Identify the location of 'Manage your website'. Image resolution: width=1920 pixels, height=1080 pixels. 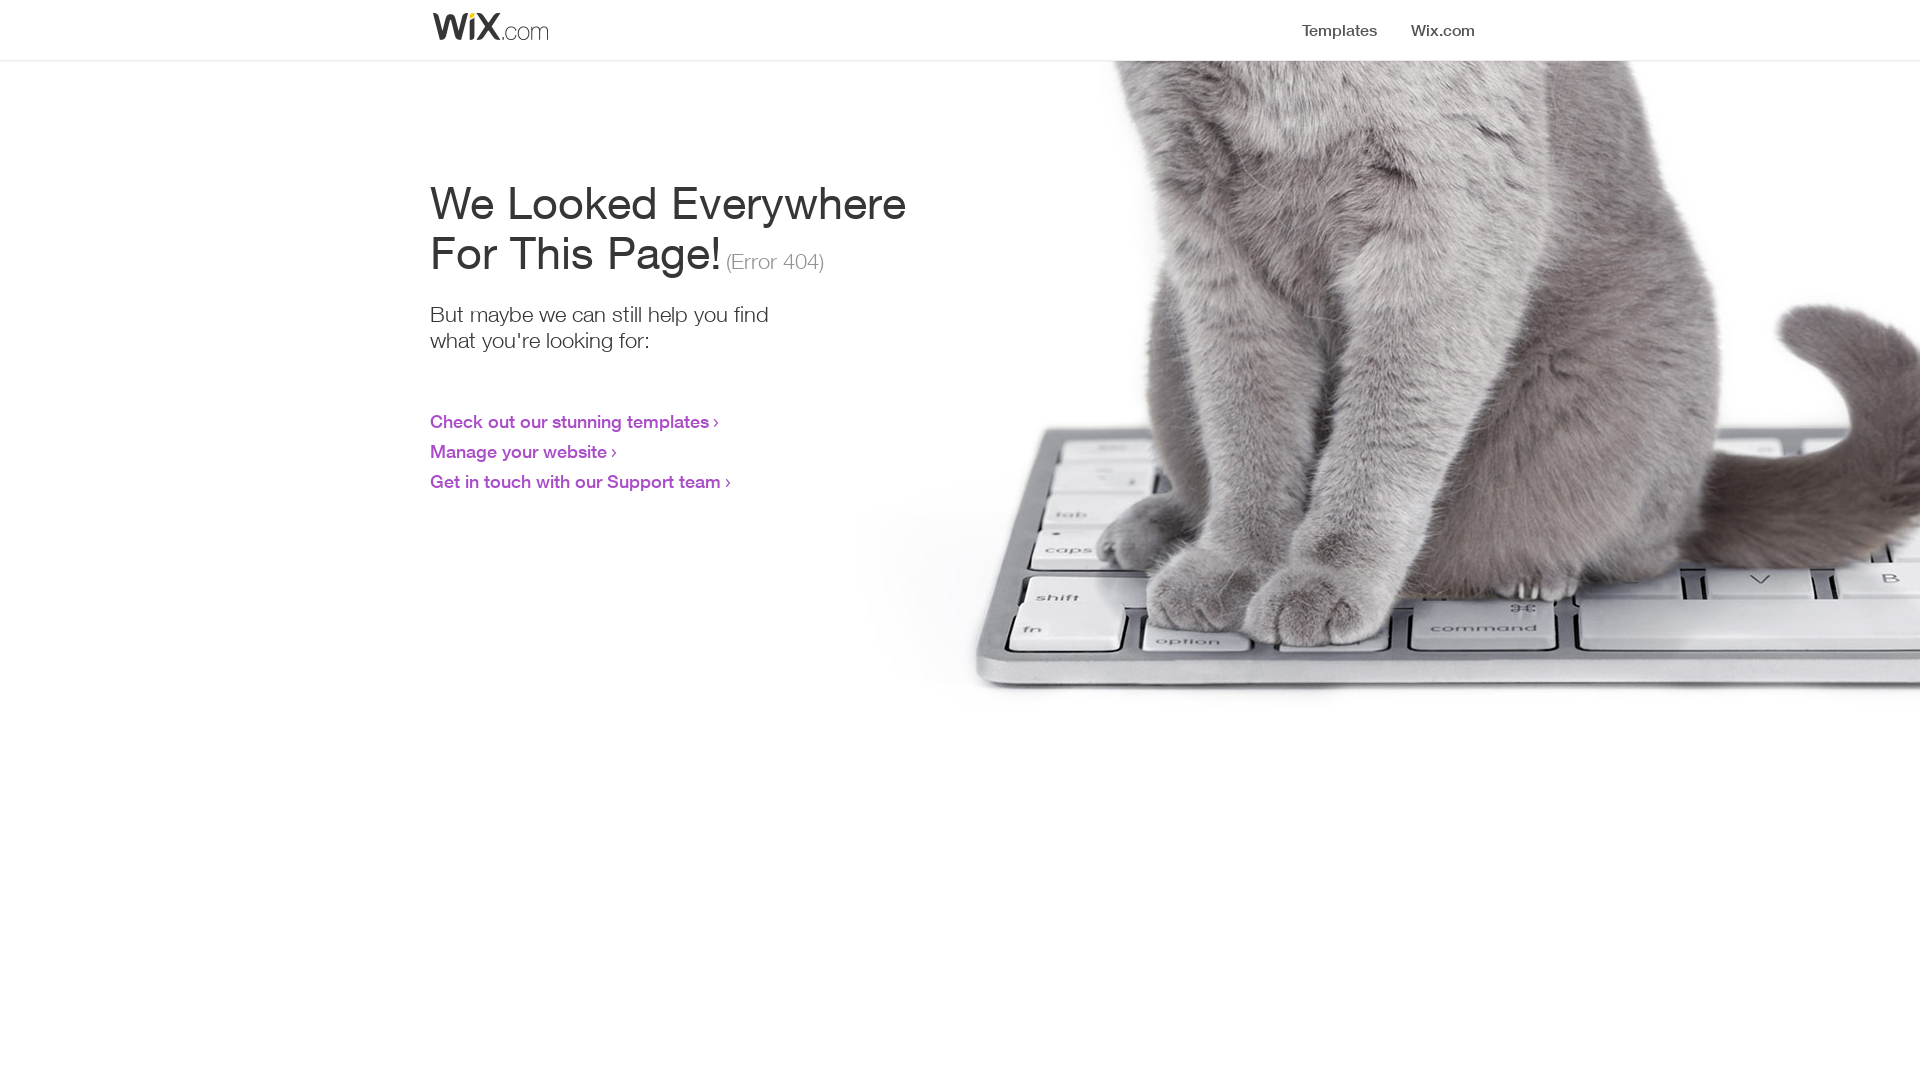
(518, 451).